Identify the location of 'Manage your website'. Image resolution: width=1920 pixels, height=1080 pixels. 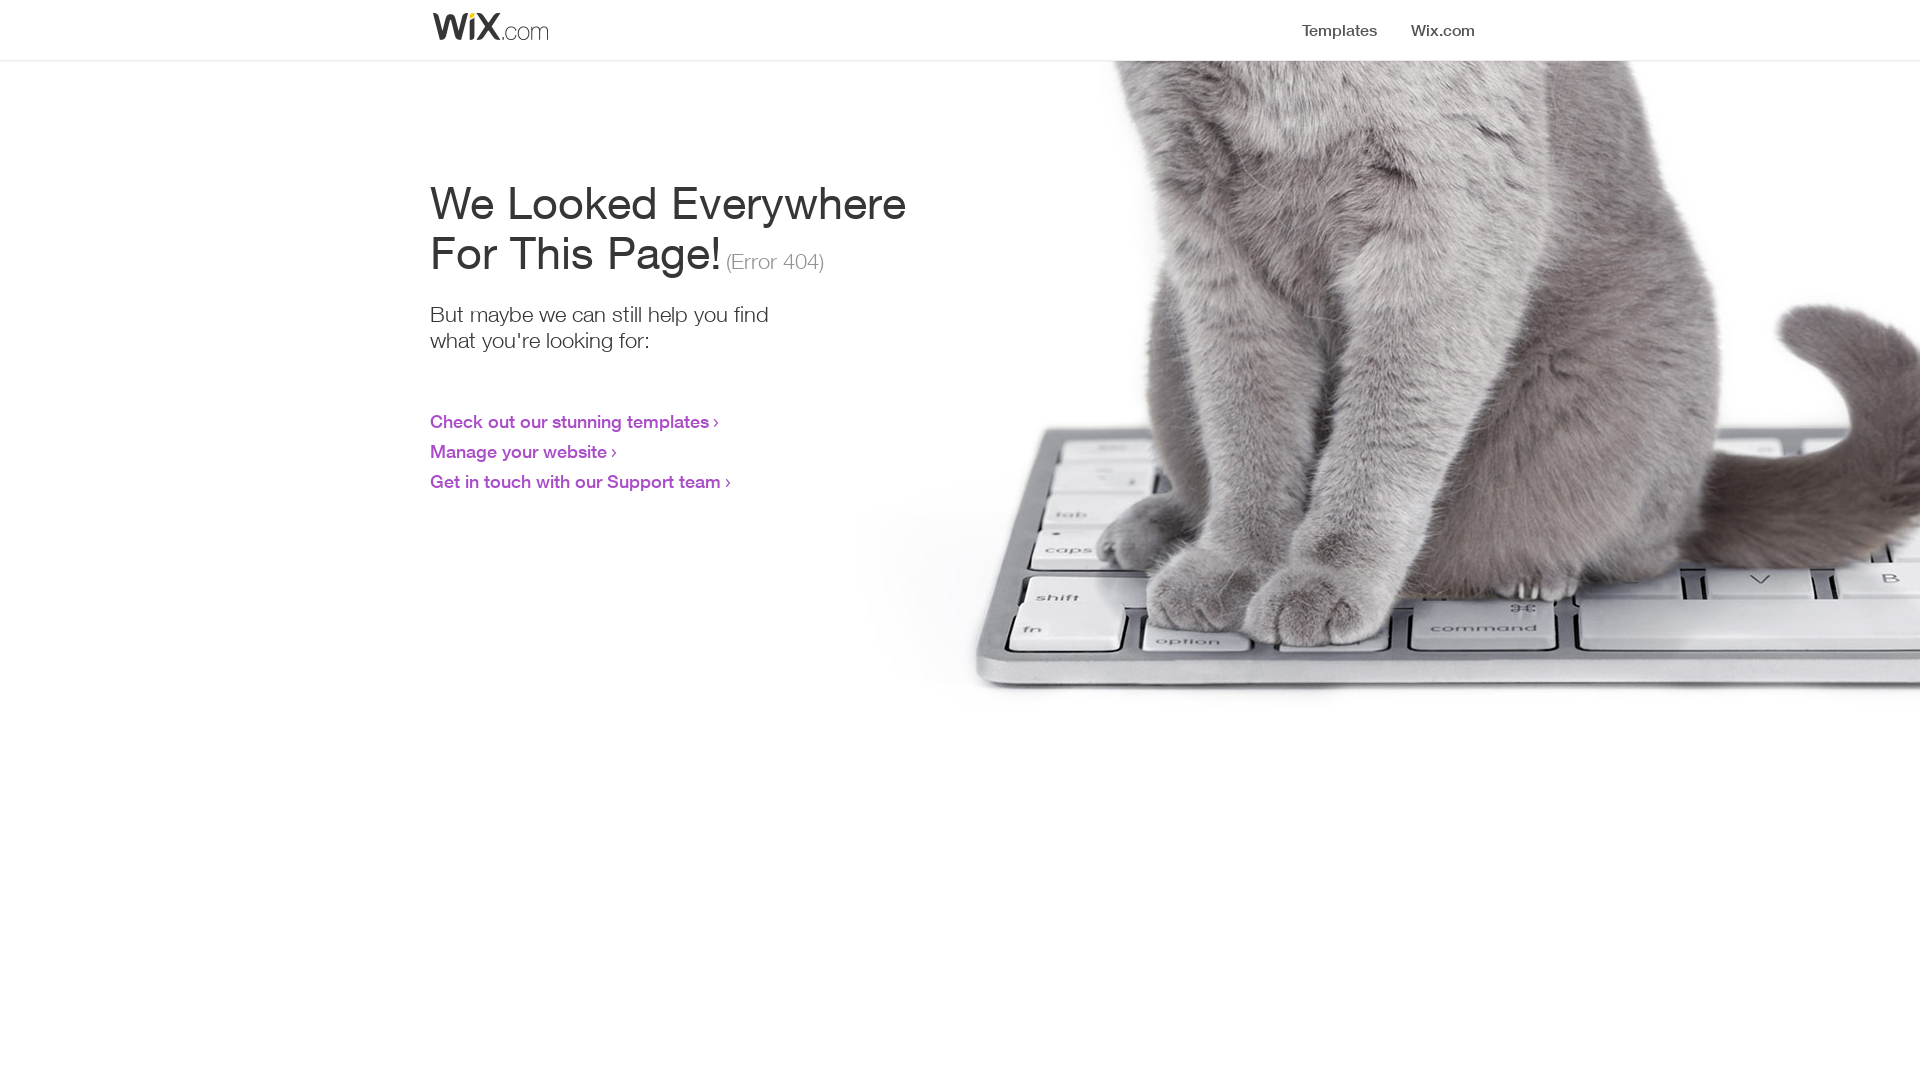
(518, 451).